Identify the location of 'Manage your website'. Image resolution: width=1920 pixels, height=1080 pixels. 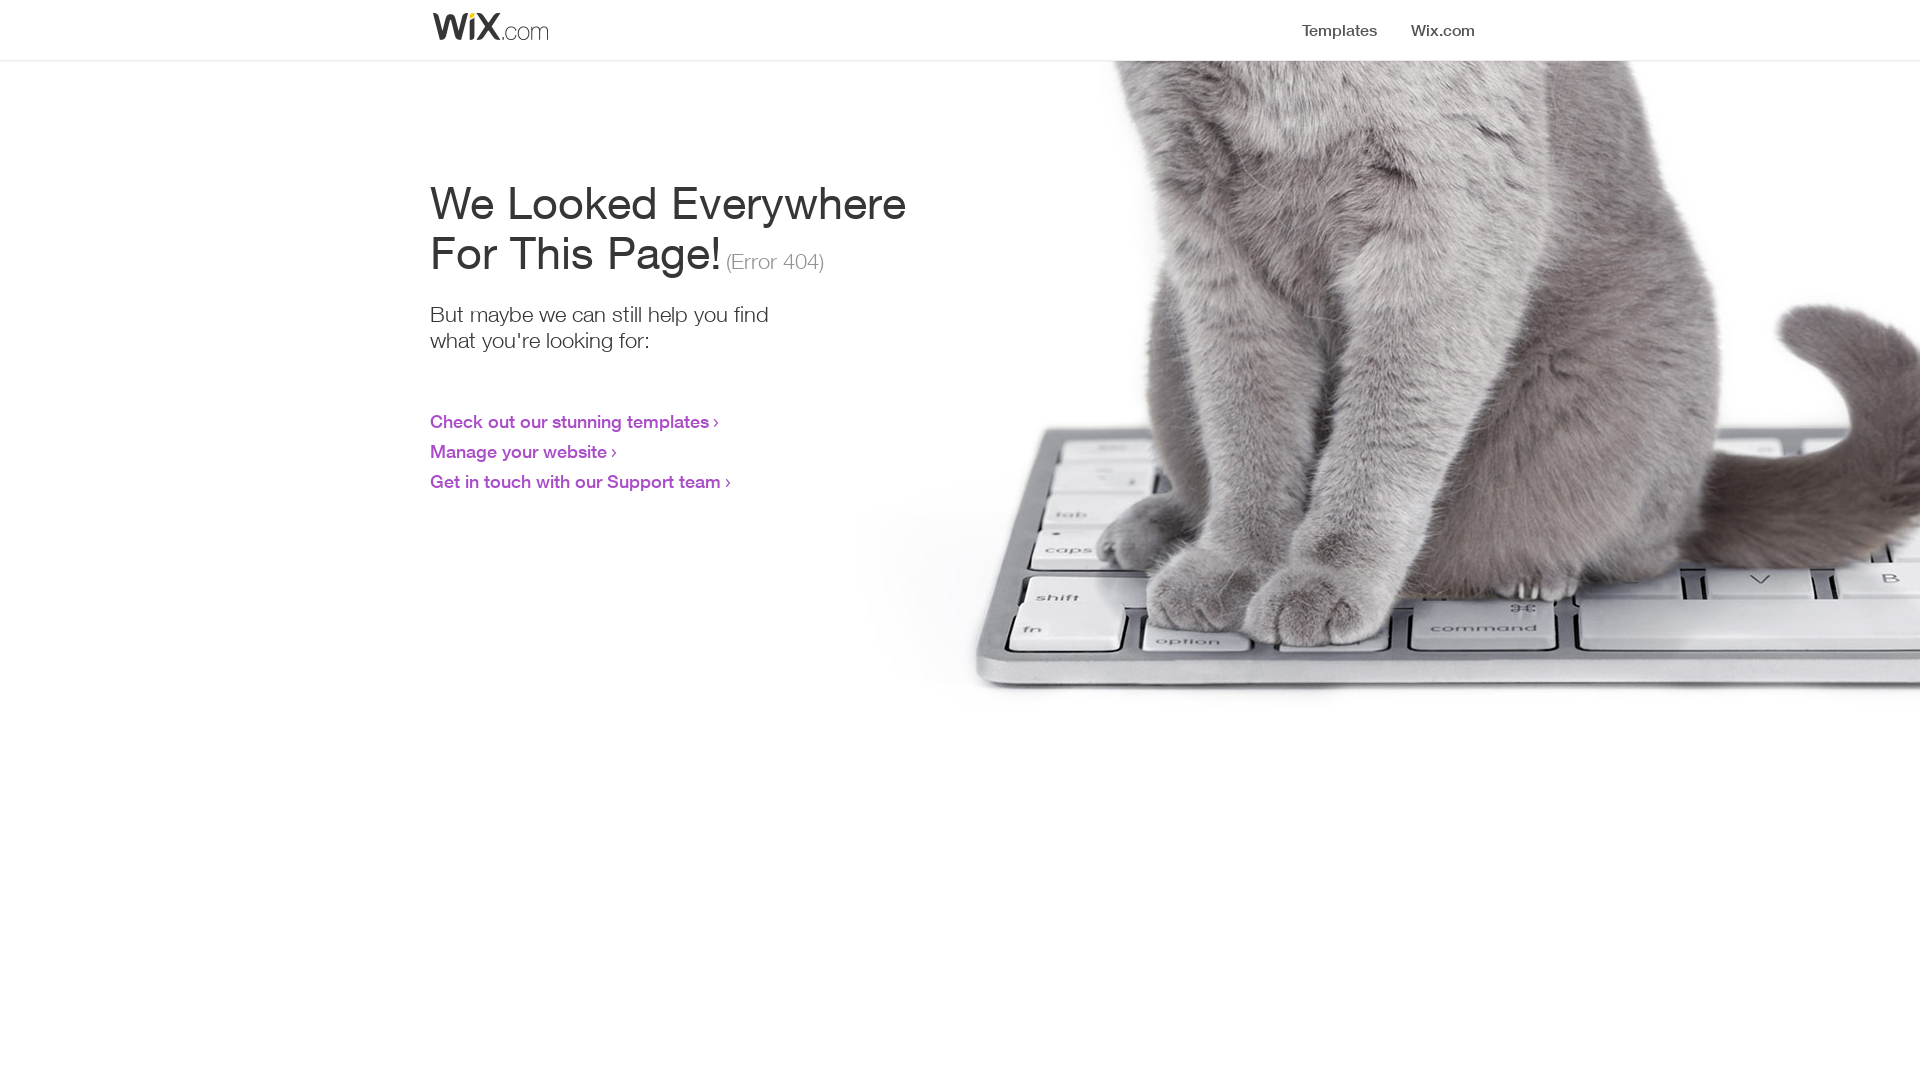
(518, 451).